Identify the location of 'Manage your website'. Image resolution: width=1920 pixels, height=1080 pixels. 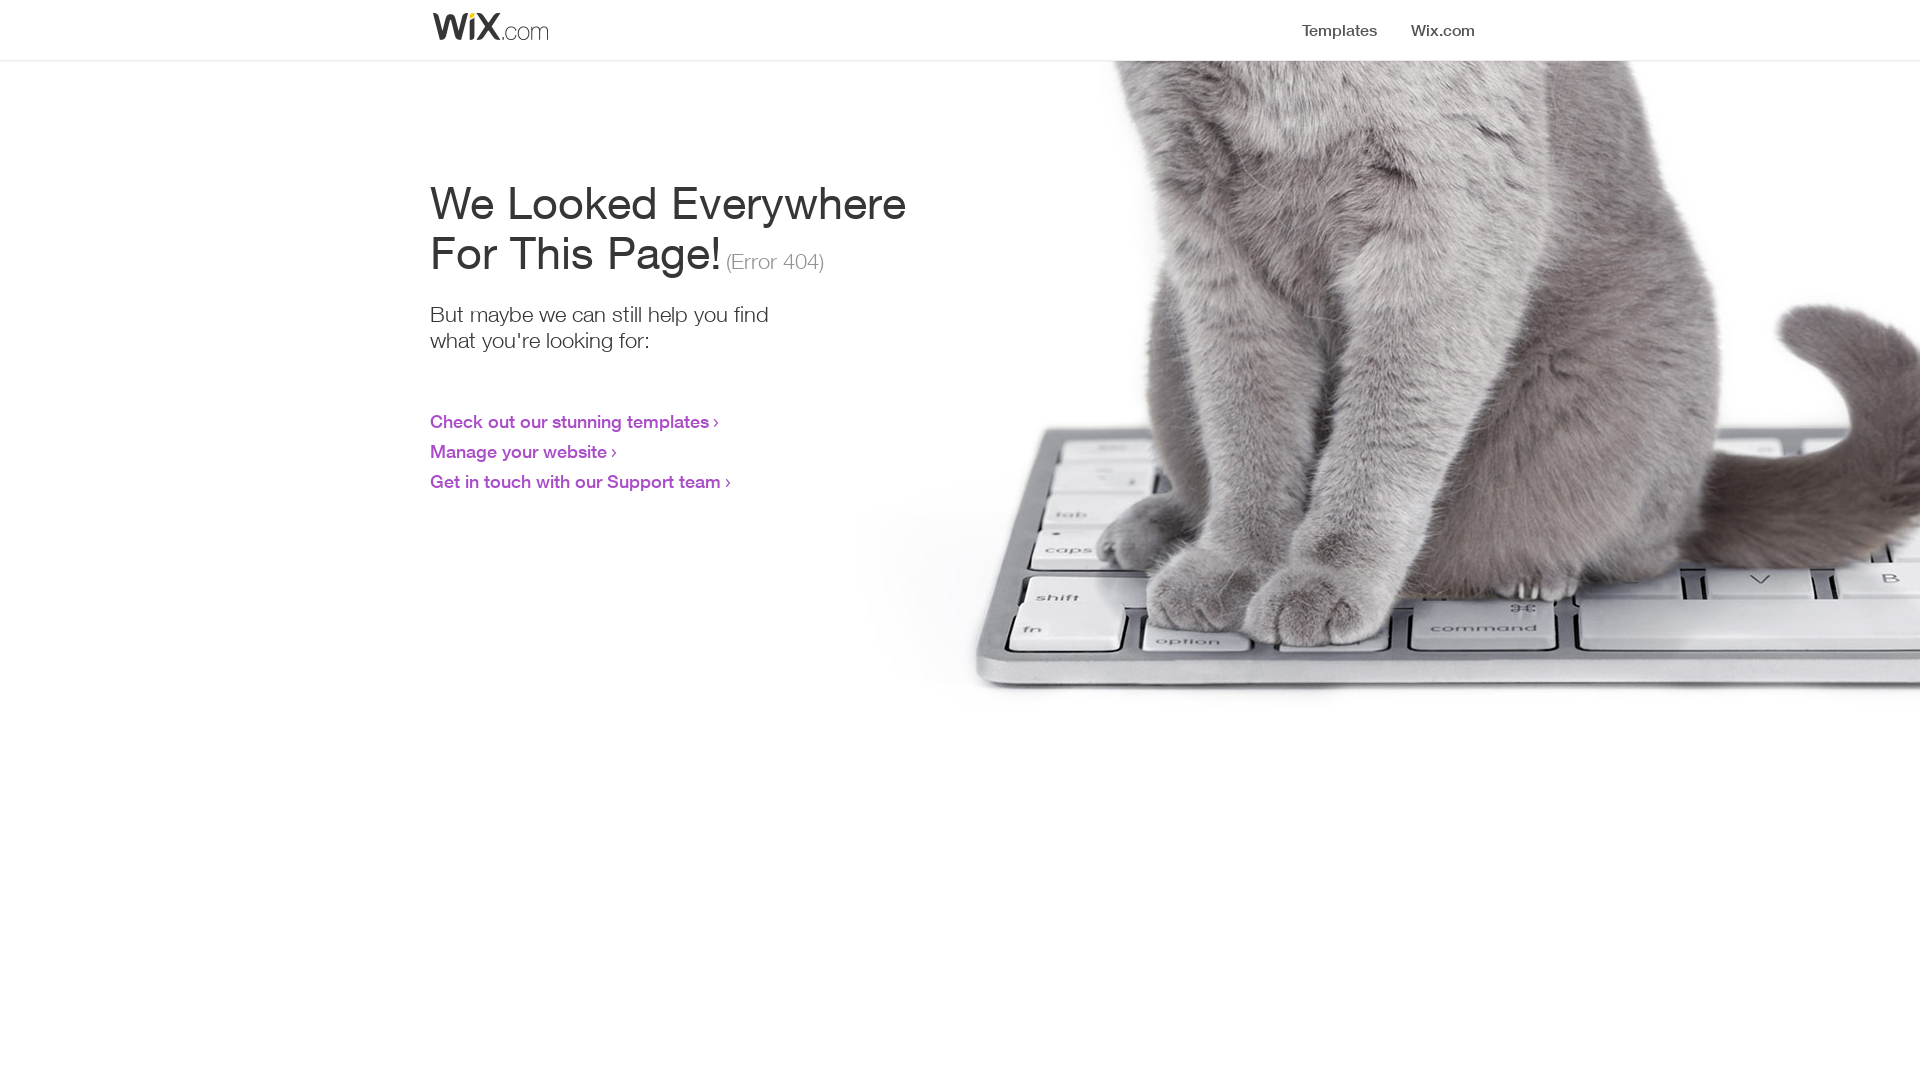
(518, 451).